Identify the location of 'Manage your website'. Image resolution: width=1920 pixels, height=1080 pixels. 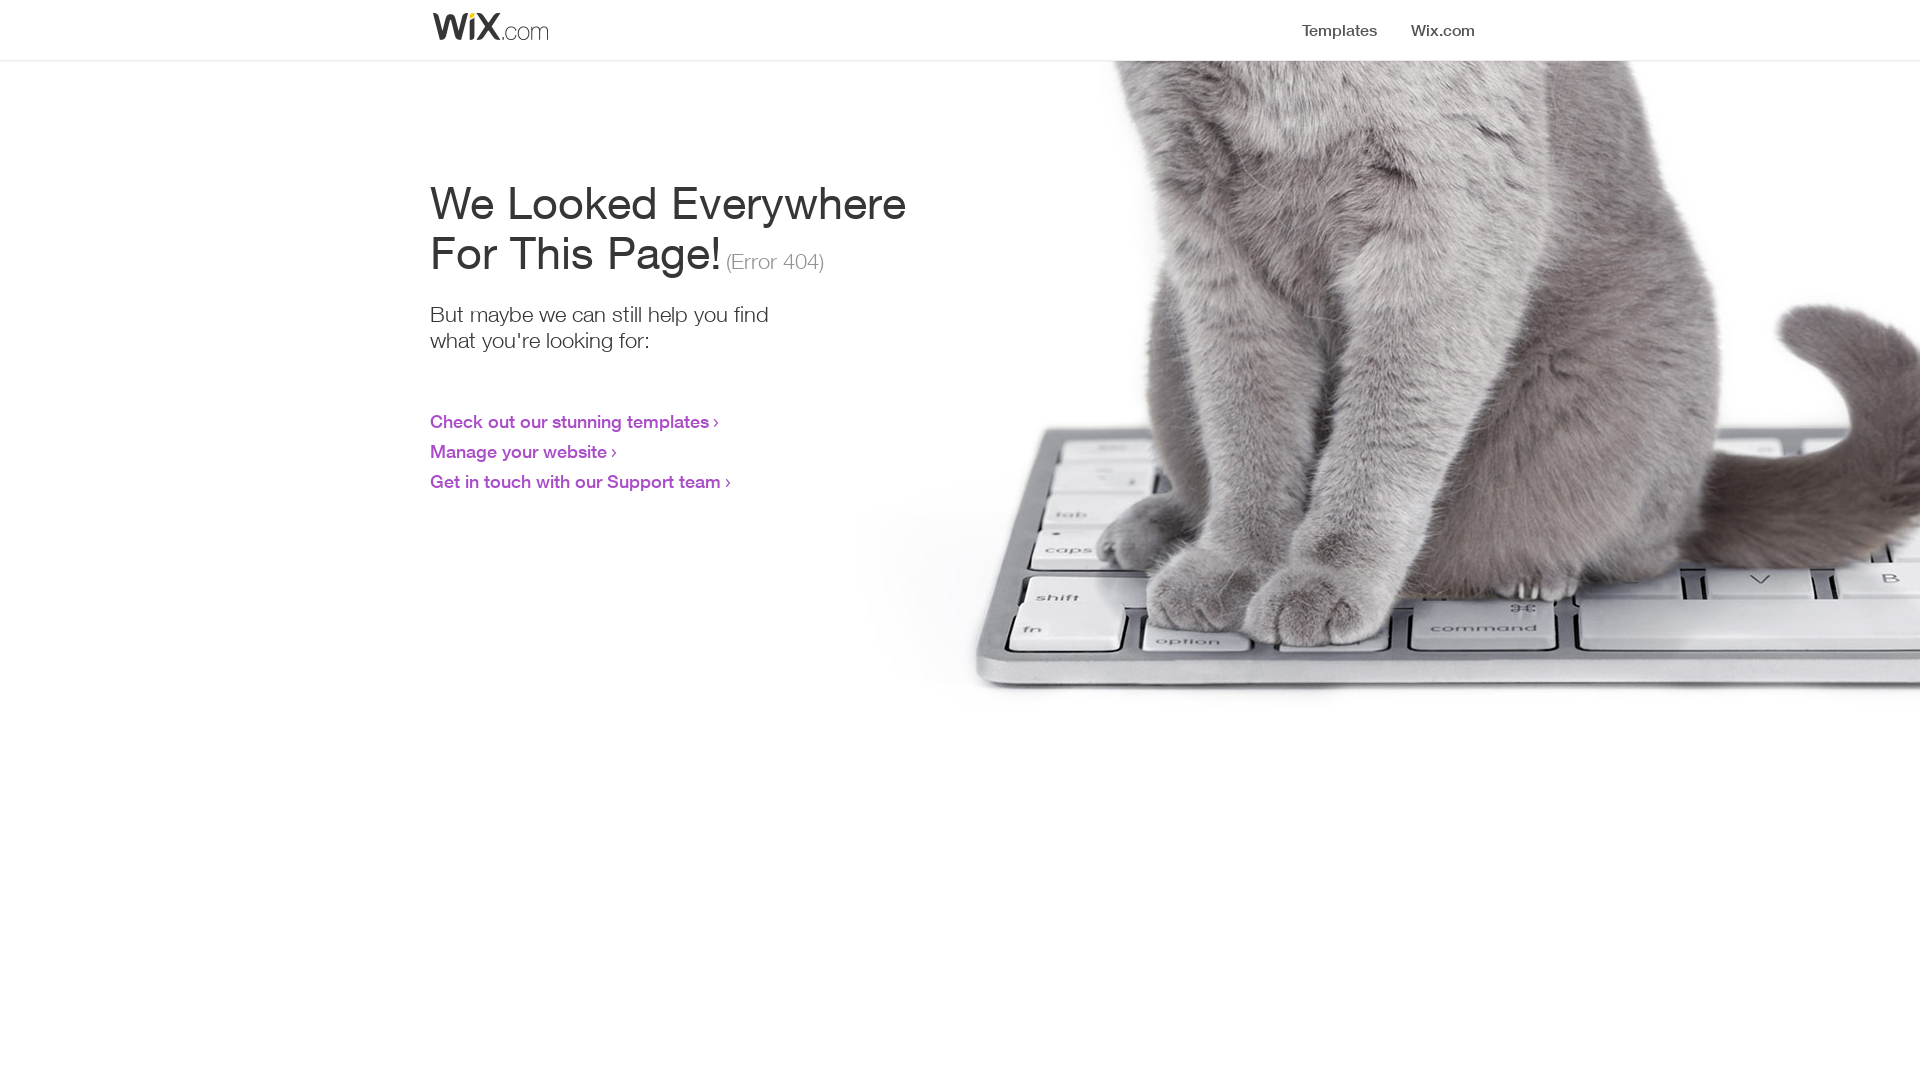
(518, 451).